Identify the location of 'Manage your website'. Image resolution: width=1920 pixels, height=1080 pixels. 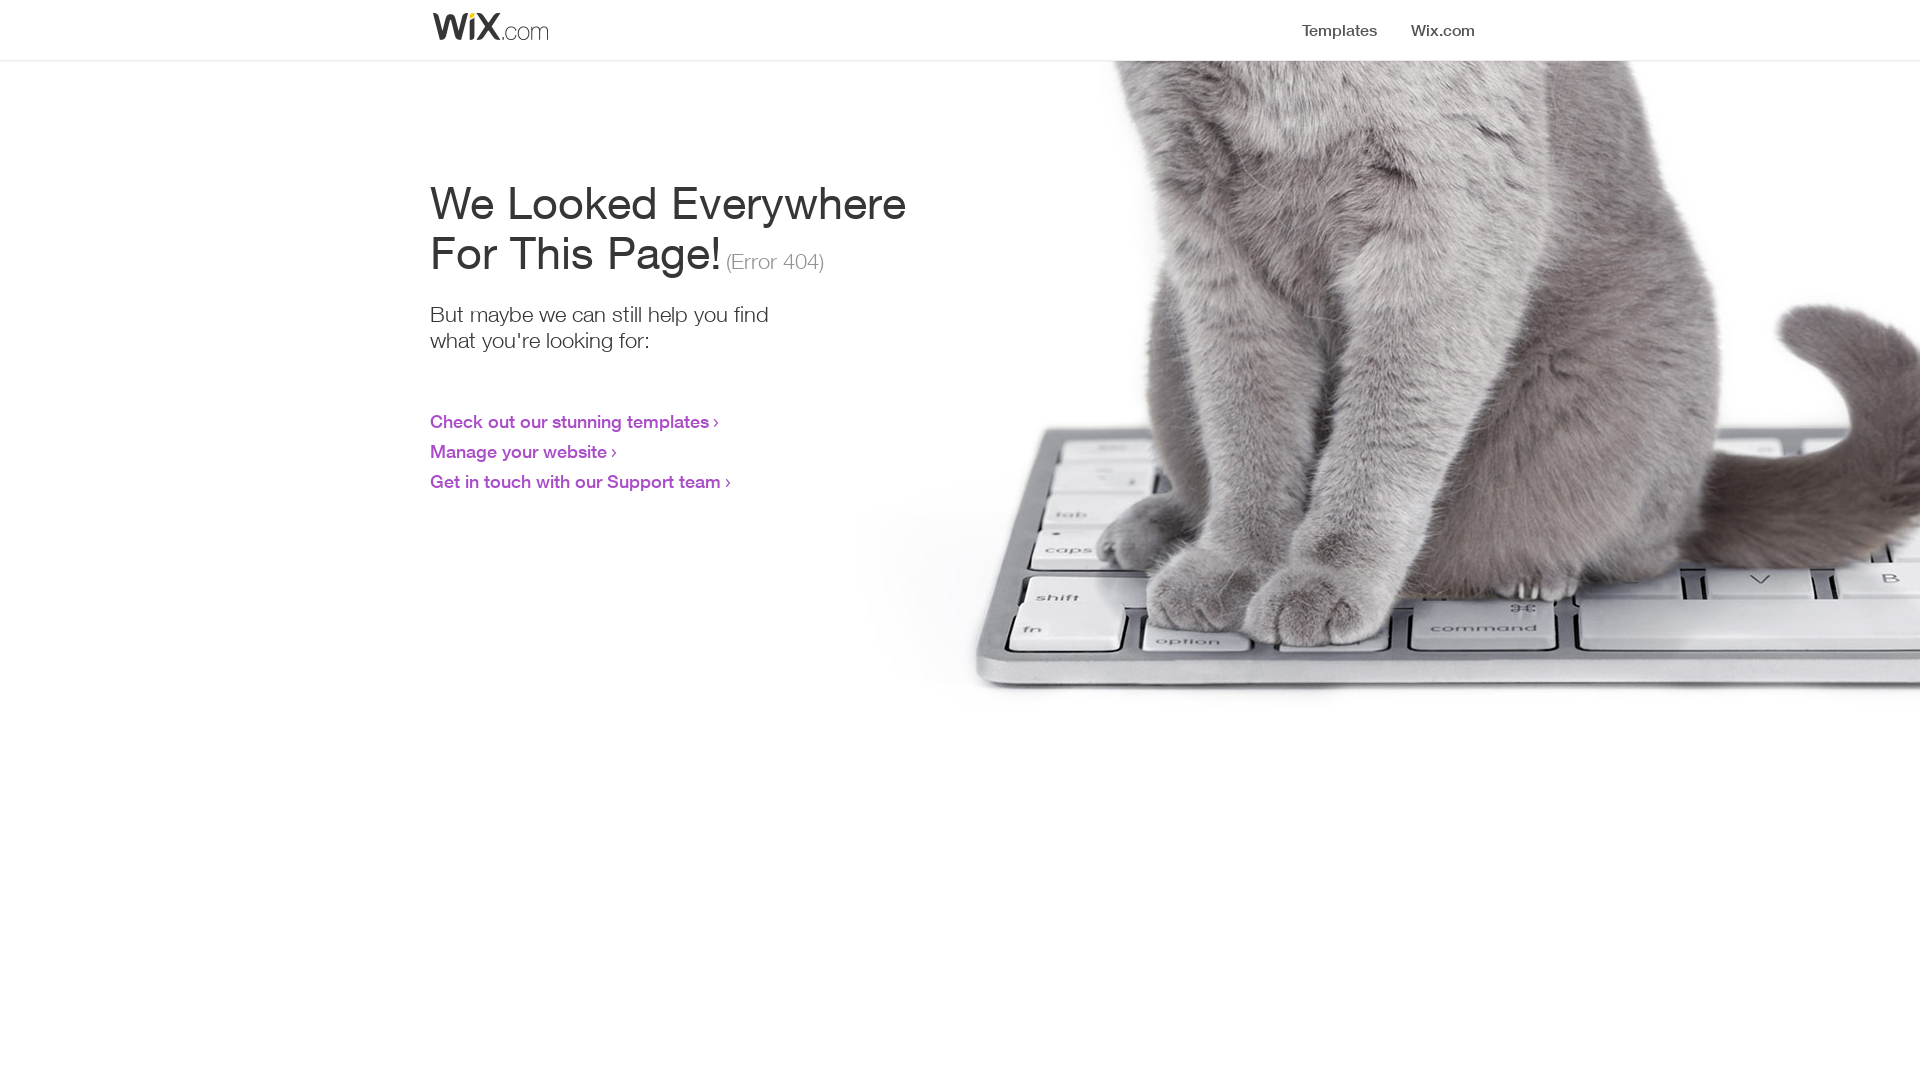
(518, 451).